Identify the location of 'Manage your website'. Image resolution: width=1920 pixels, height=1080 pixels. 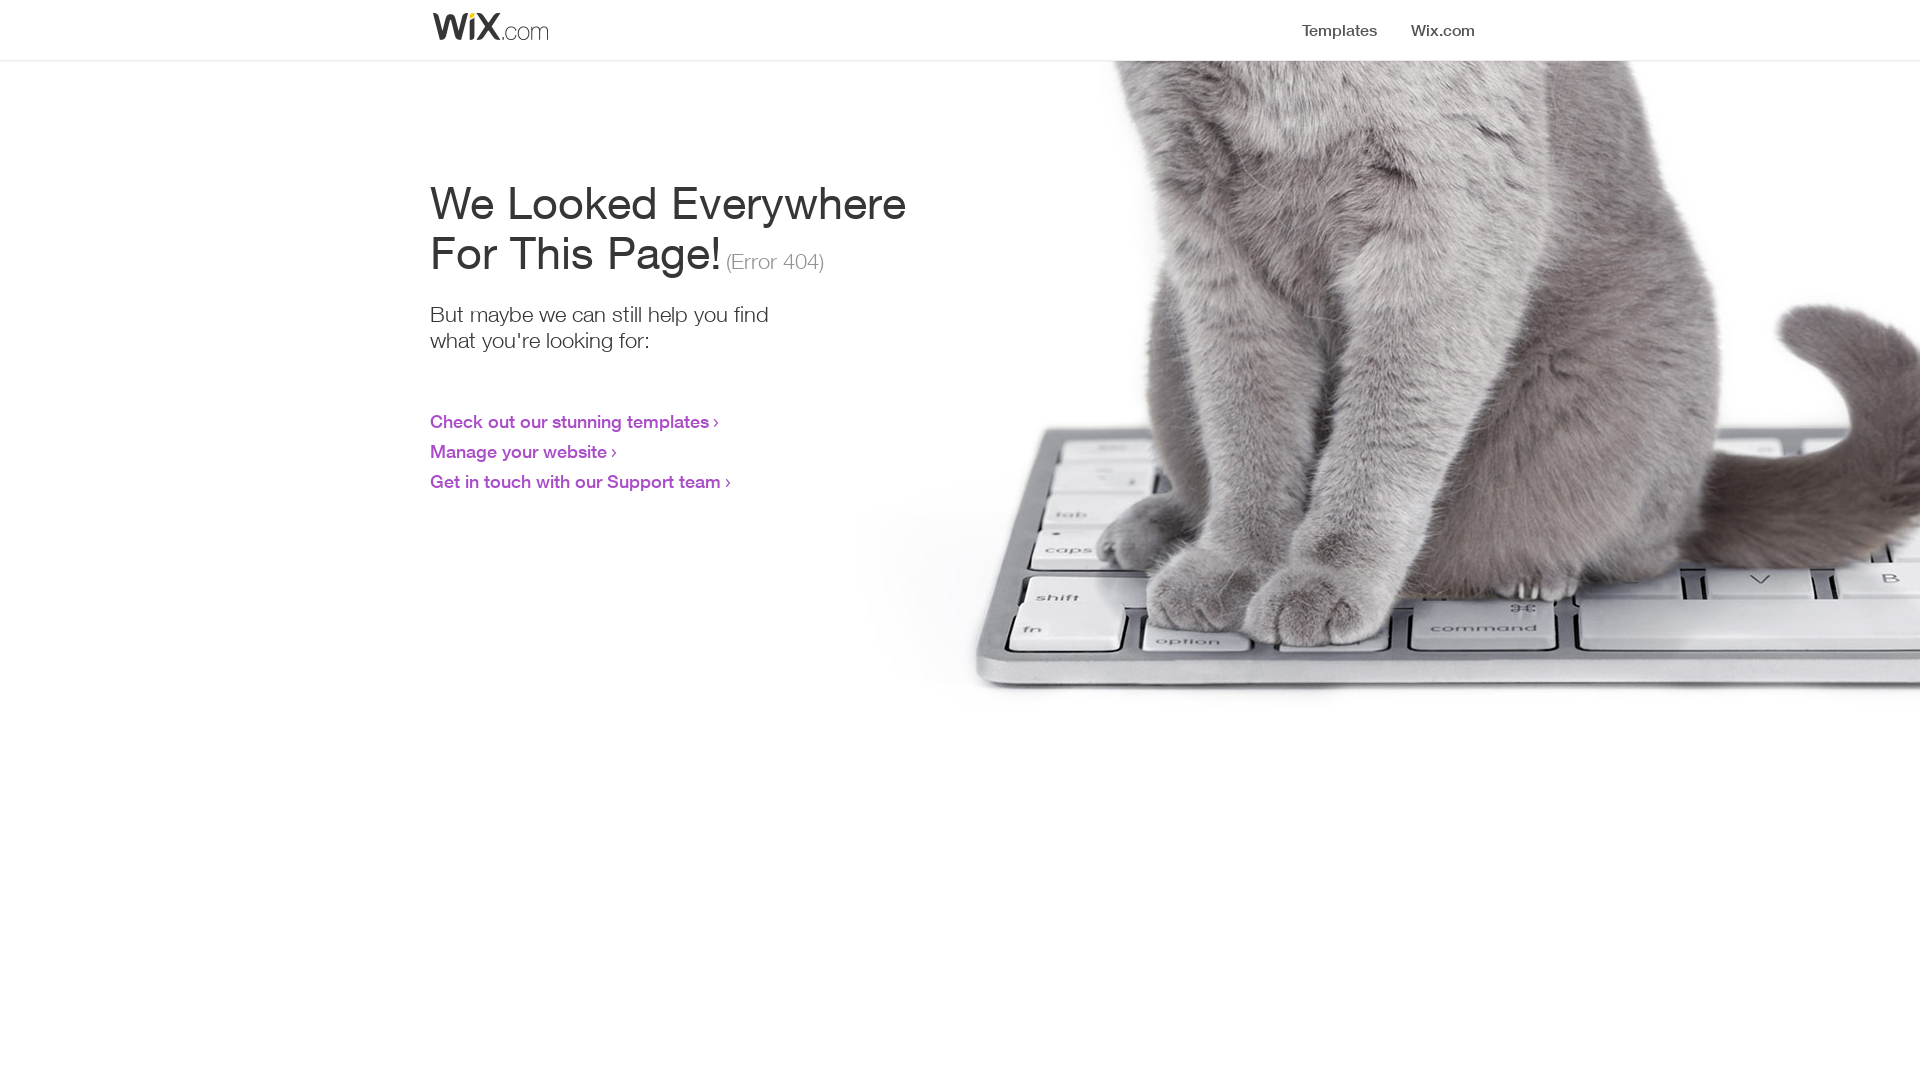
(518, 451).